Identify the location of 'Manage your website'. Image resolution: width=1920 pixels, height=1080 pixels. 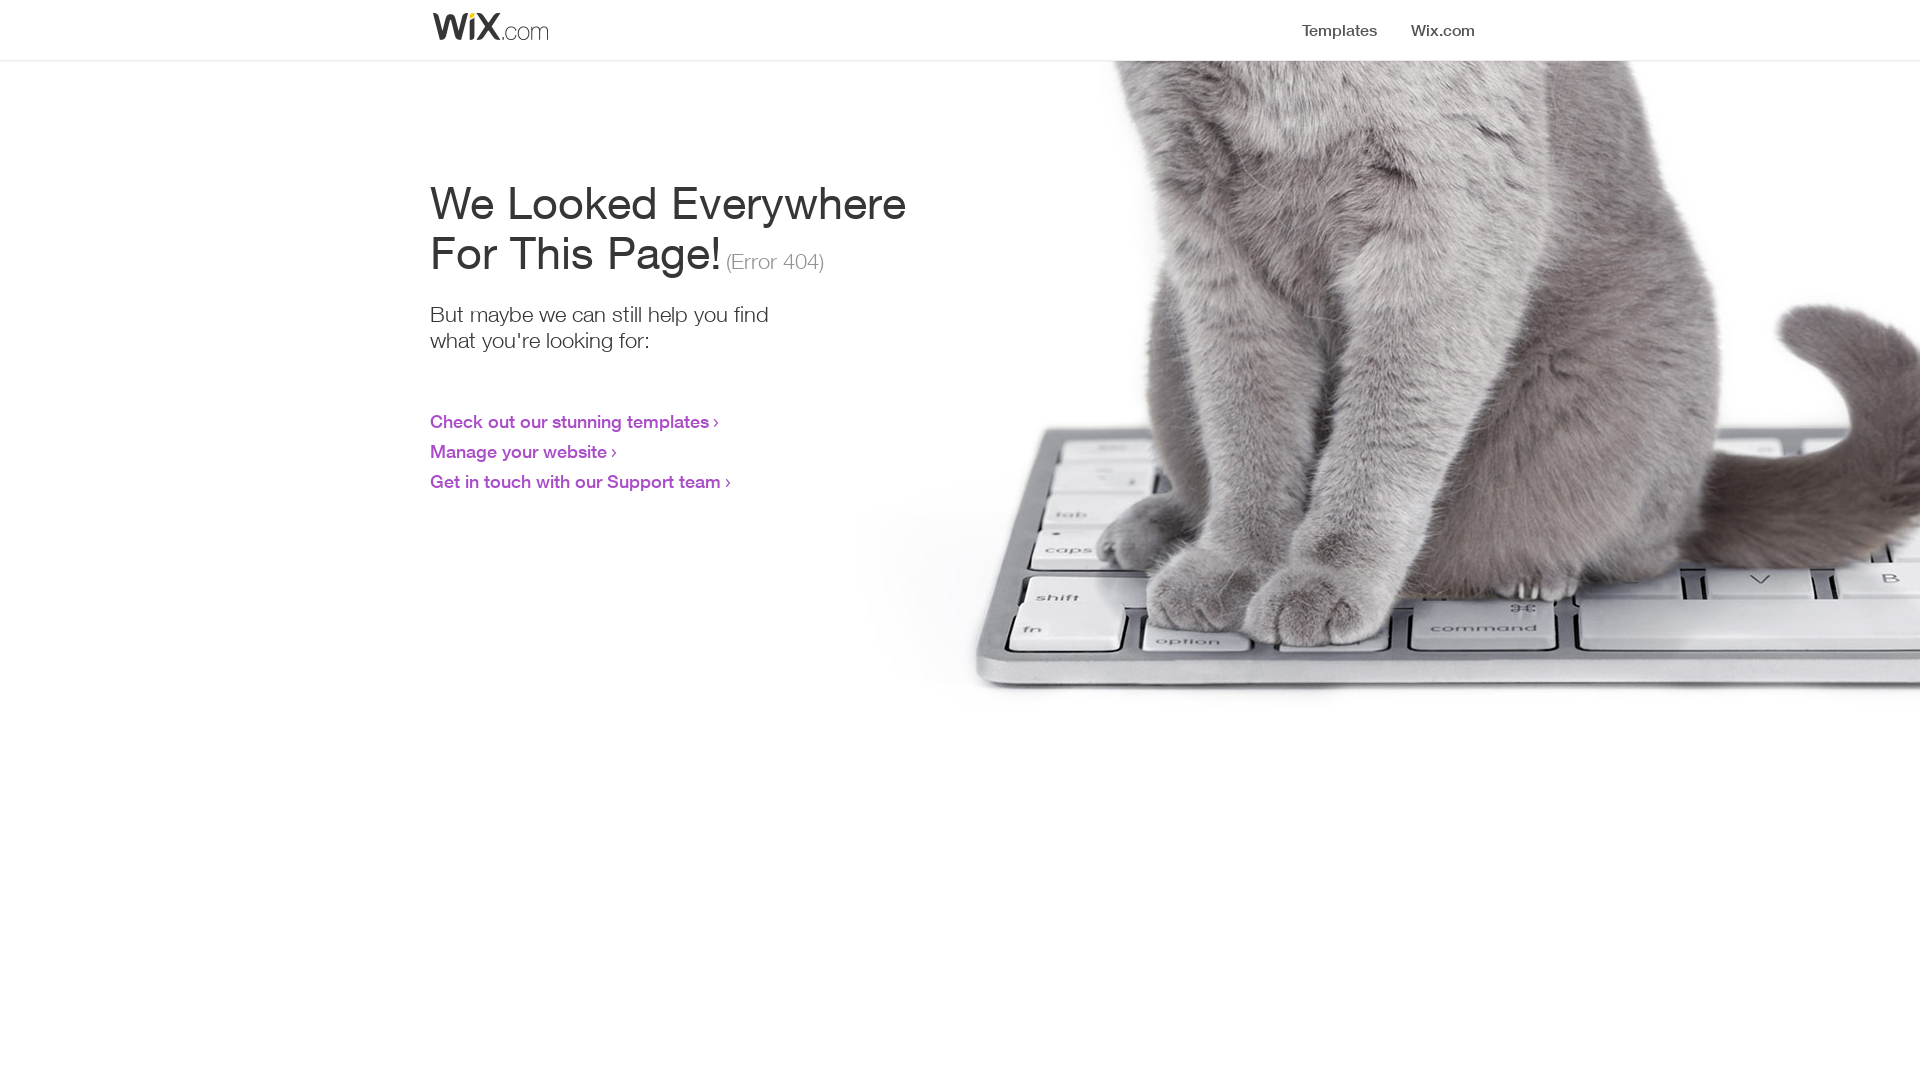
(518, 451).